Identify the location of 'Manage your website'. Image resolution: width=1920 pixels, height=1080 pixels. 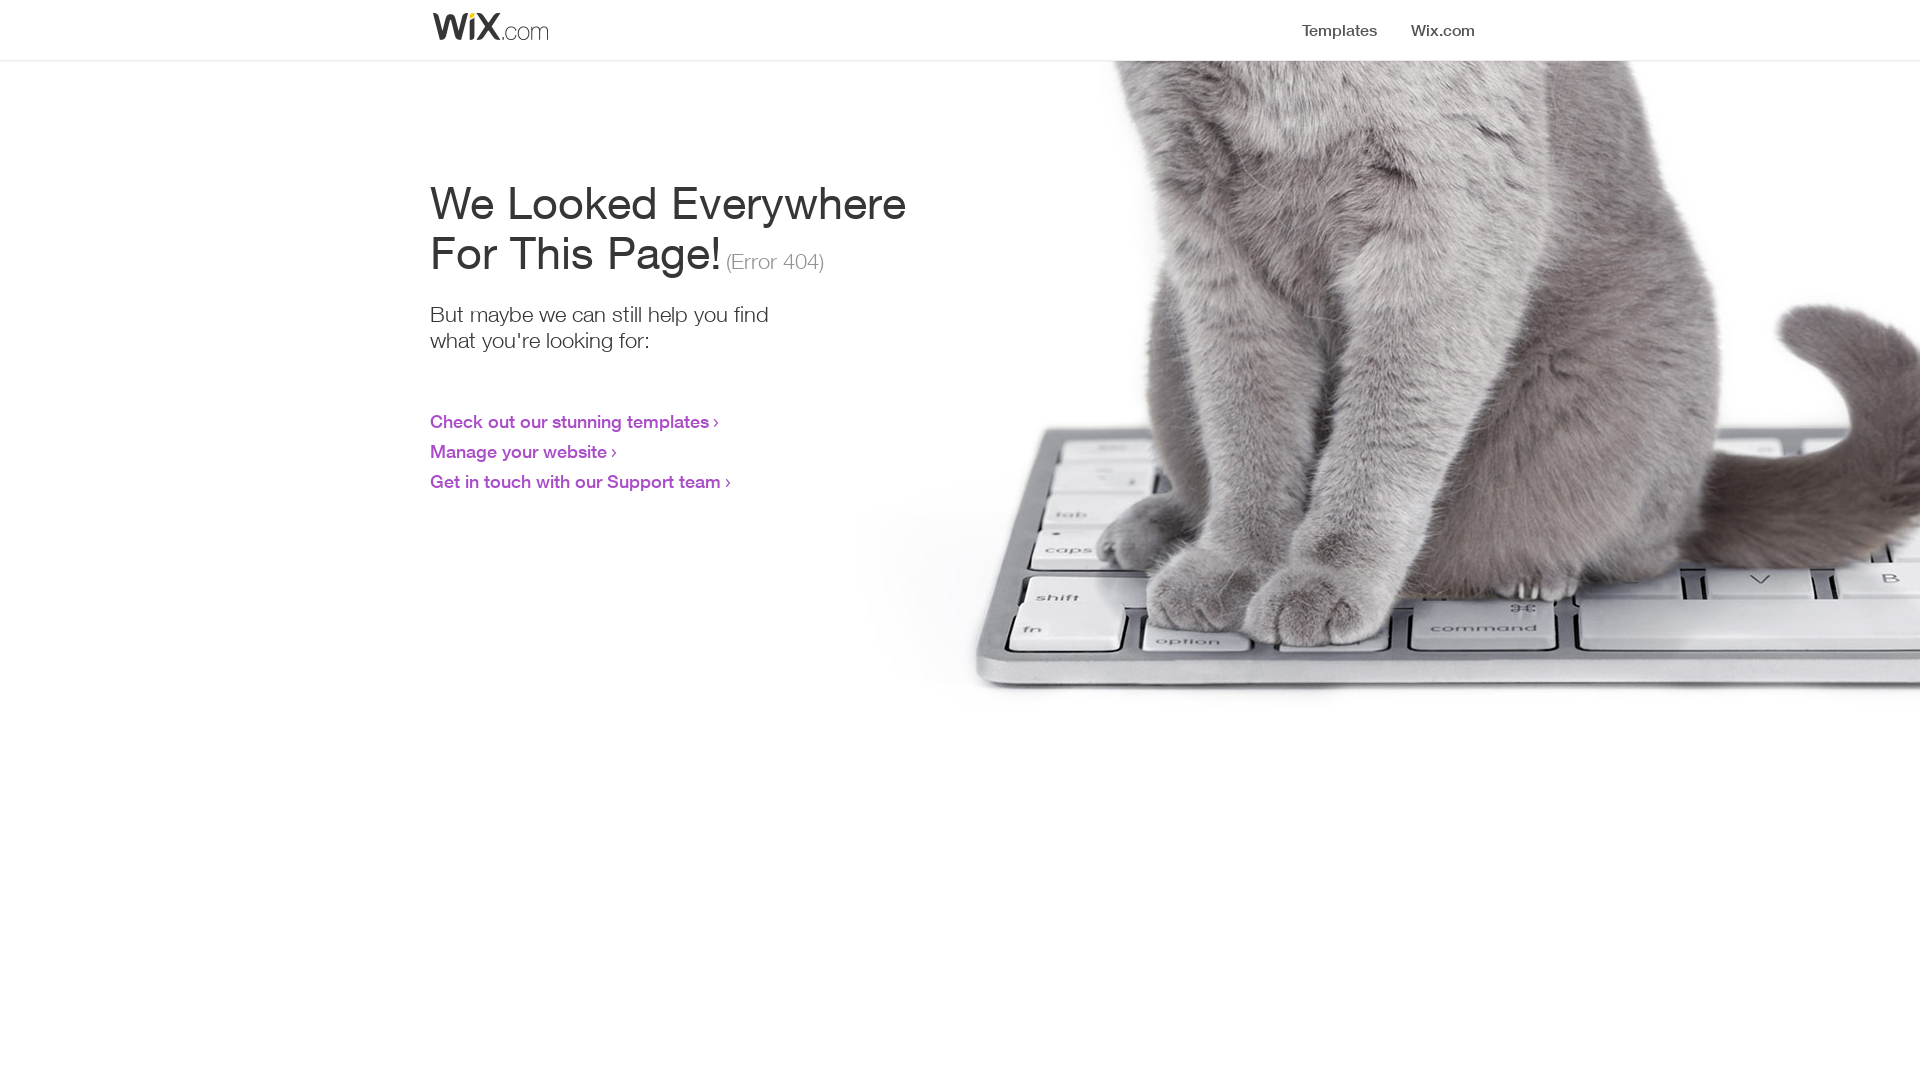
(518, 451).